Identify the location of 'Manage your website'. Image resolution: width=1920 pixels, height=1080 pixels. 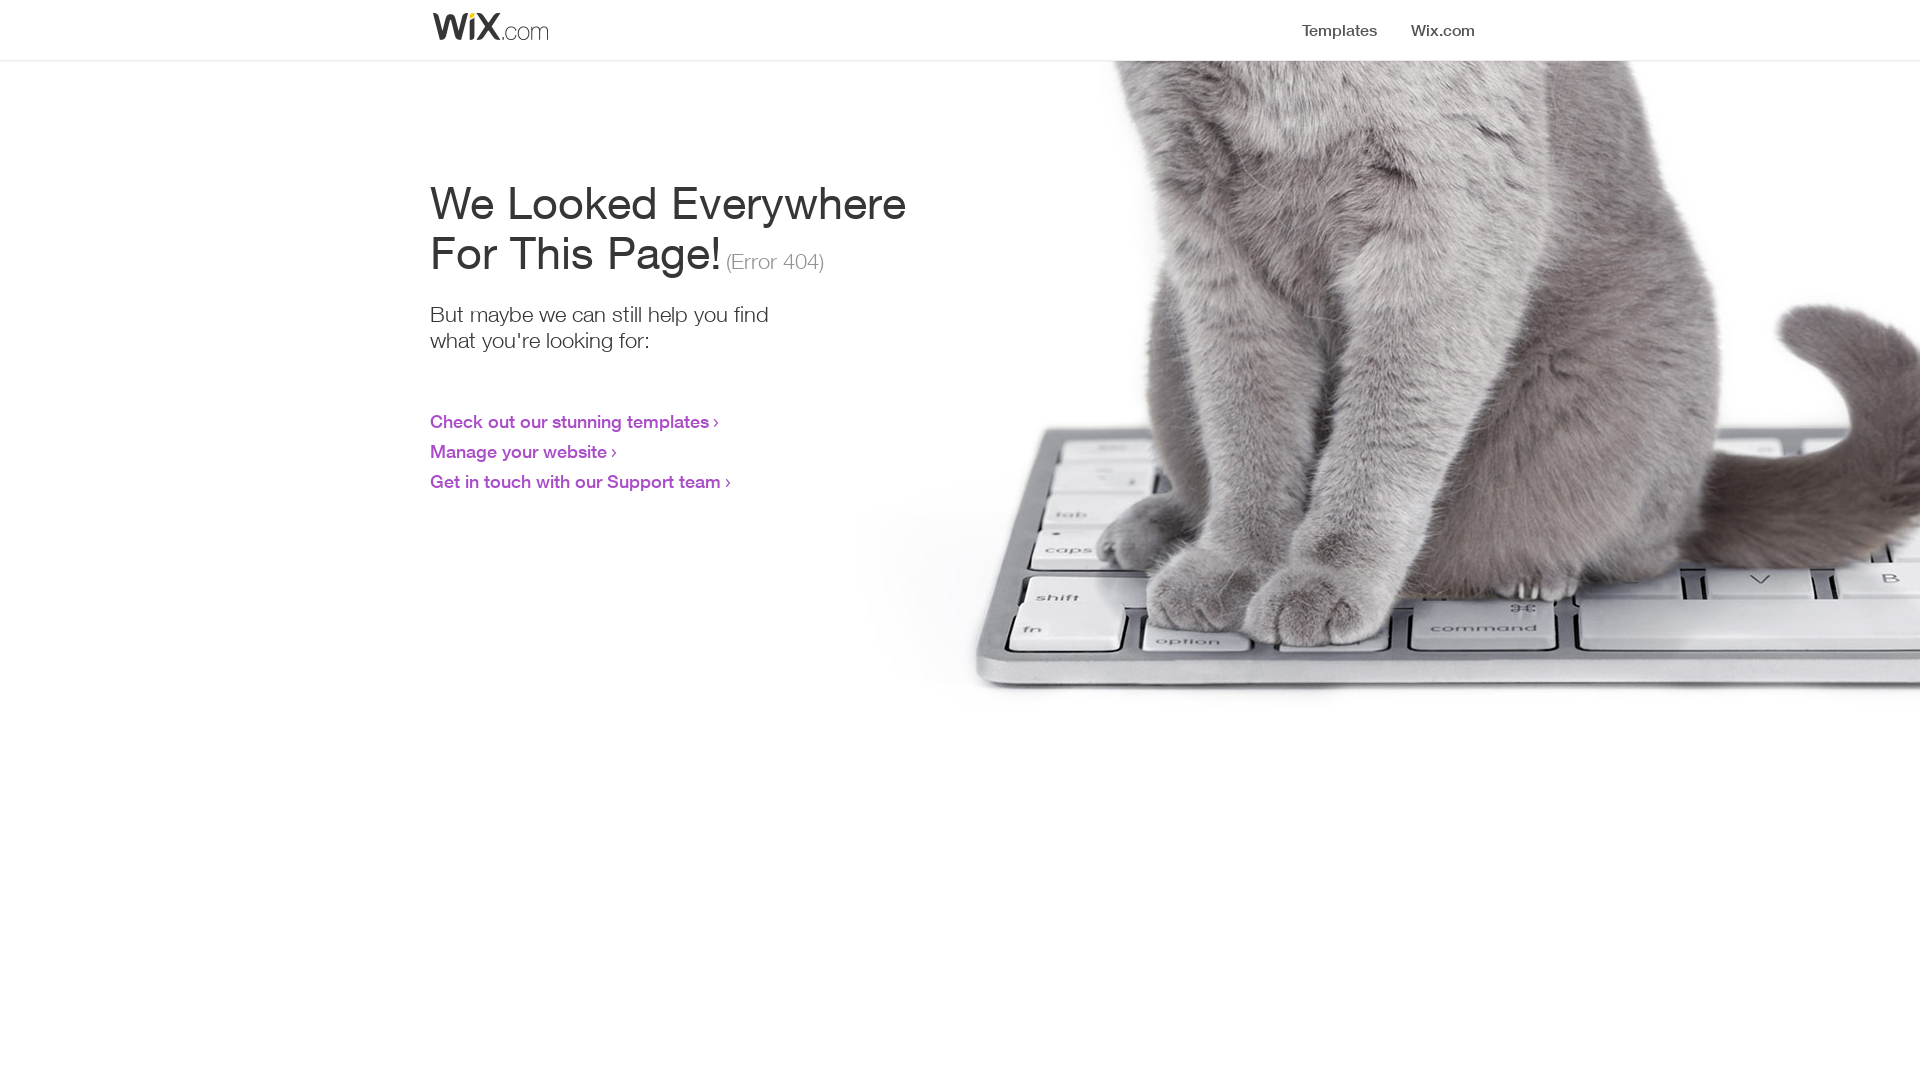
(518, 451).